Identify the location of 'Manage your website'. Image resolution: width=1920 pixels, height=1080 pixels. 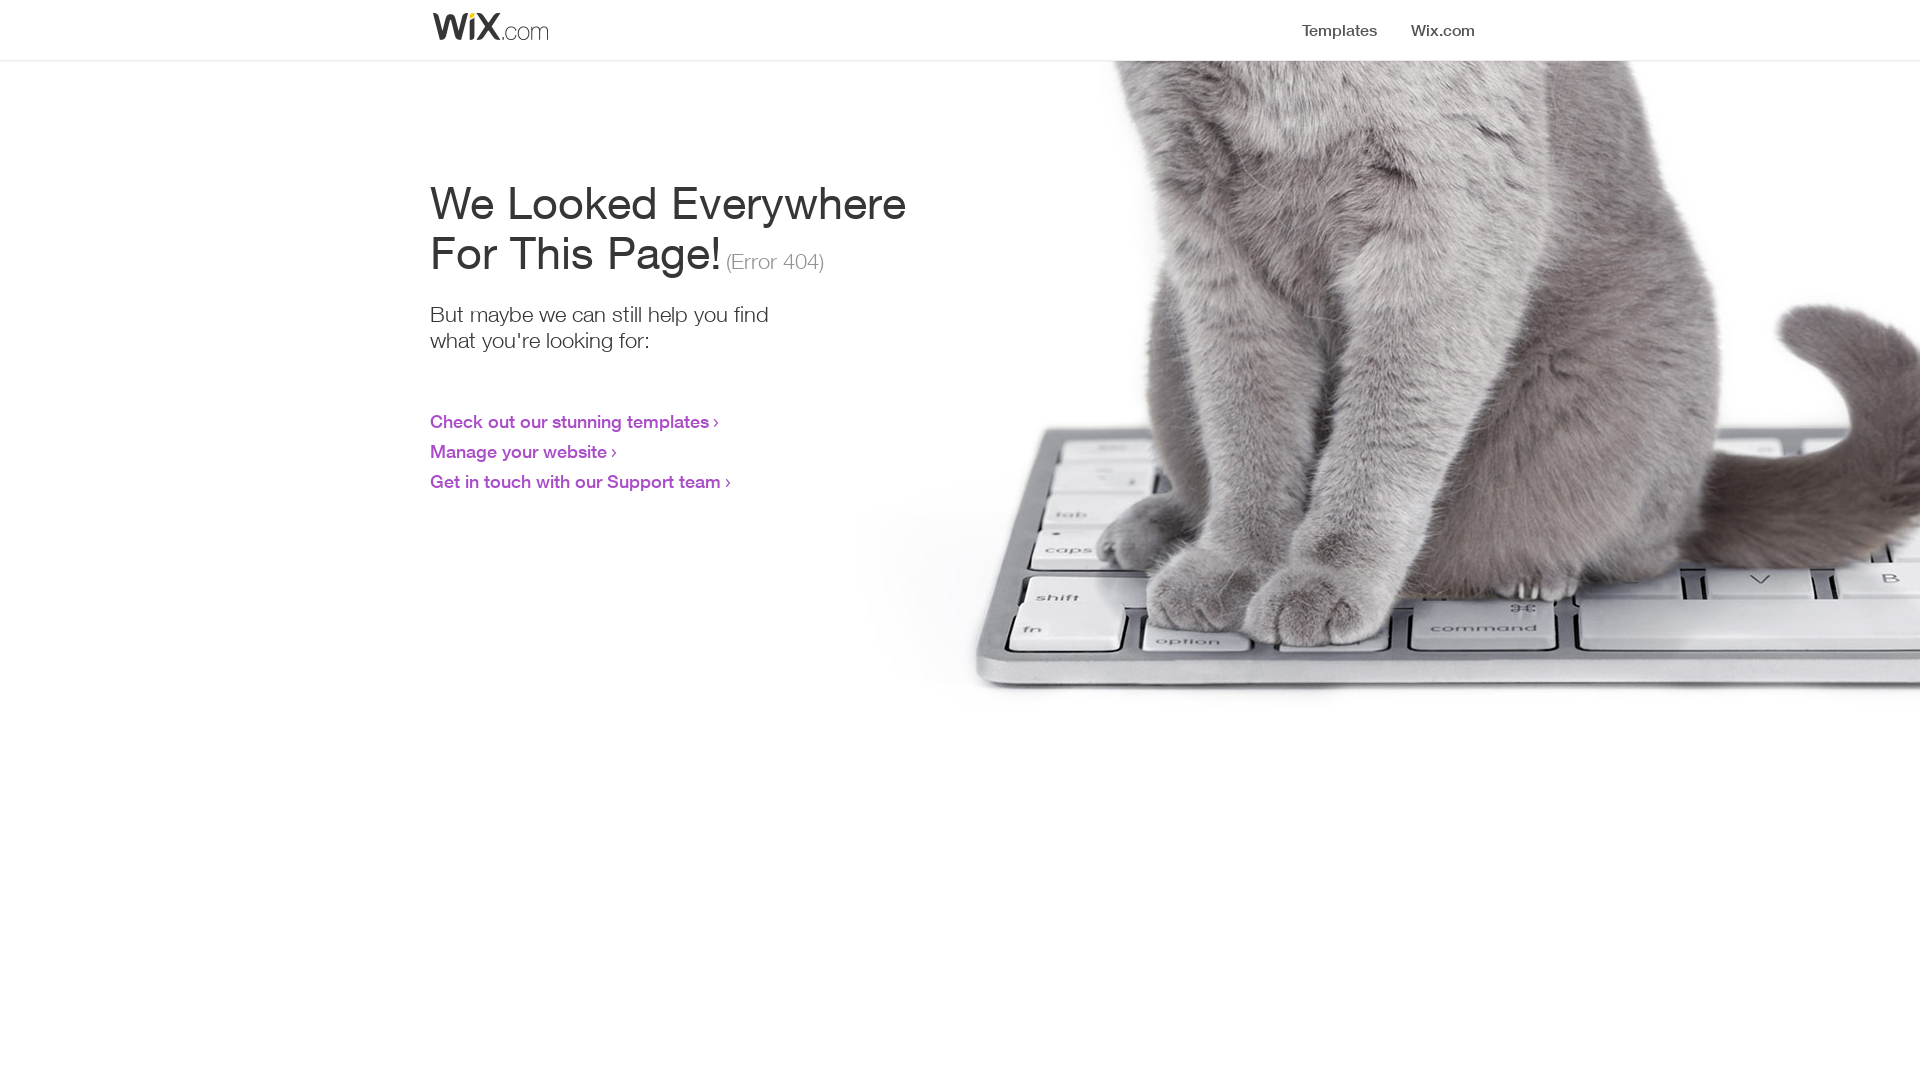
(518, 451).